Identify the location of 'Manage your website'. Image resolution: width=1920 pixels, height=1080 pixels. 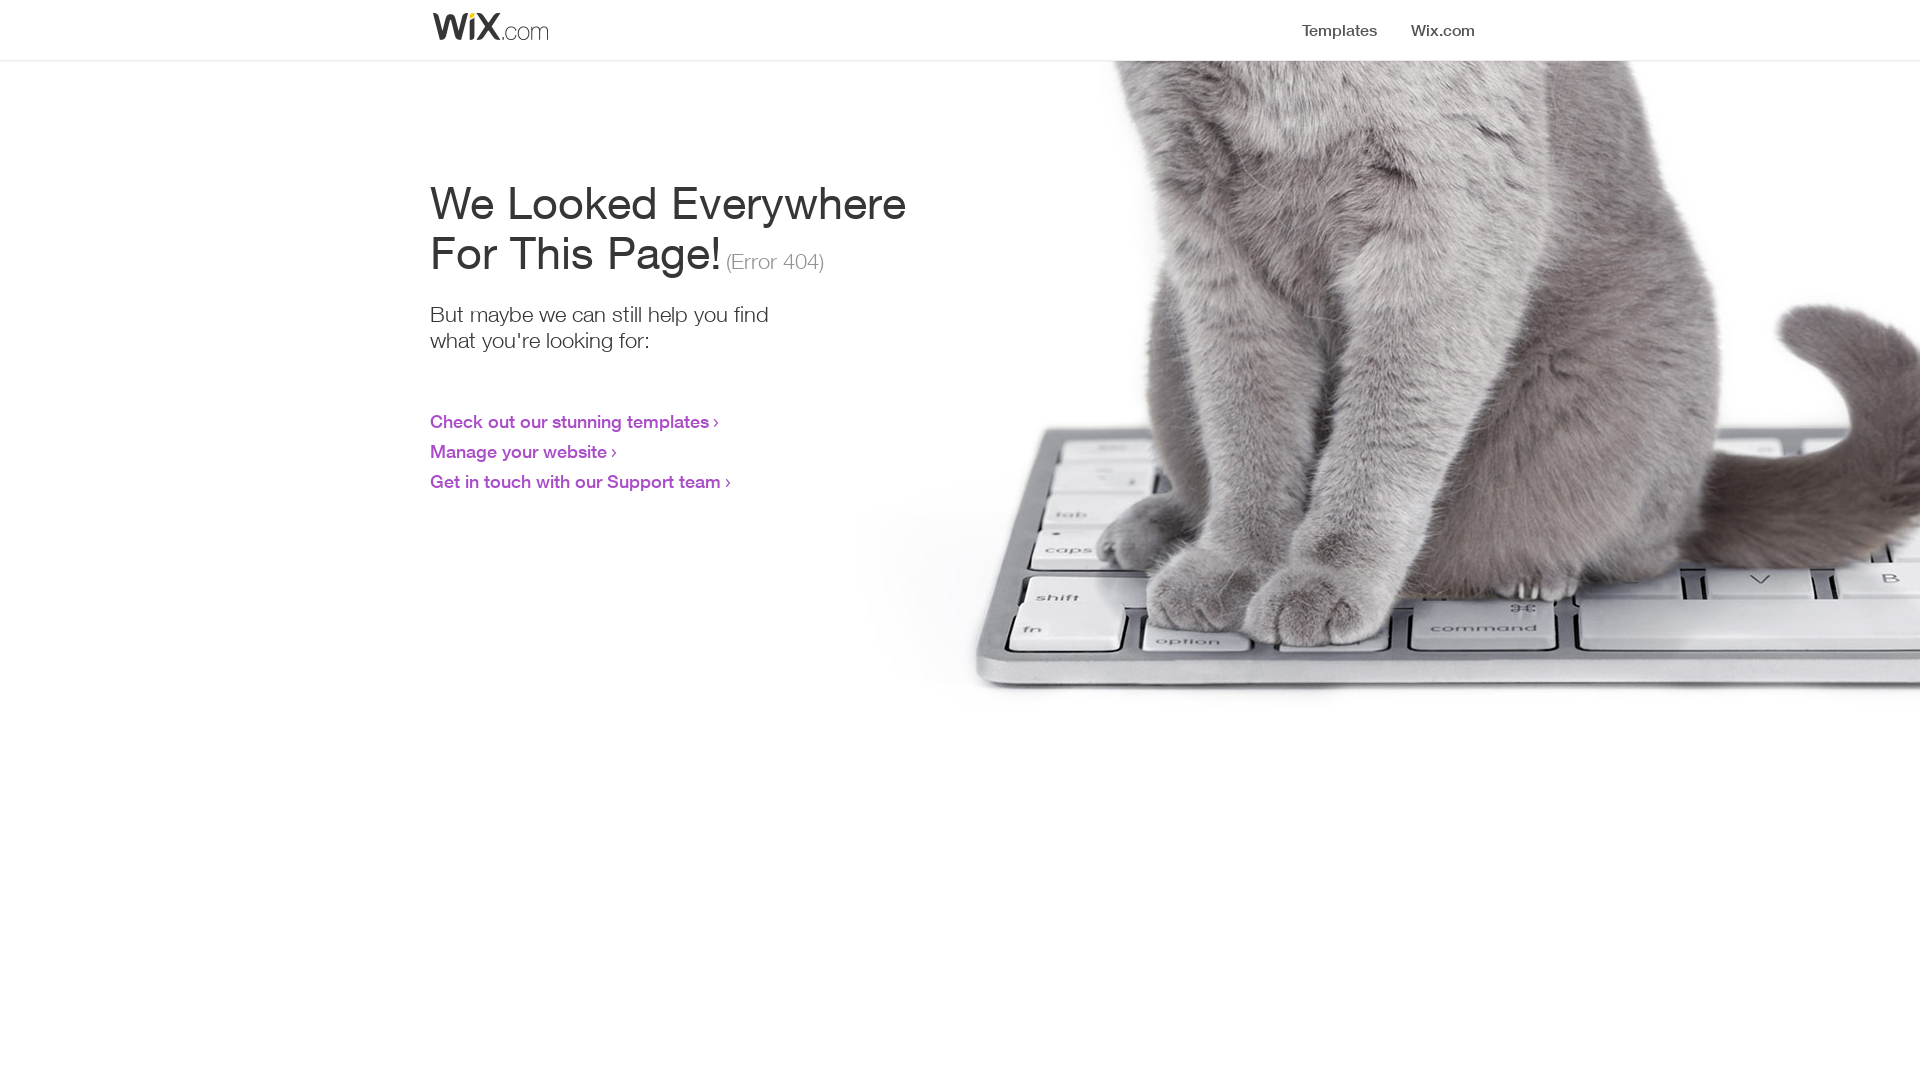
(518, 451).